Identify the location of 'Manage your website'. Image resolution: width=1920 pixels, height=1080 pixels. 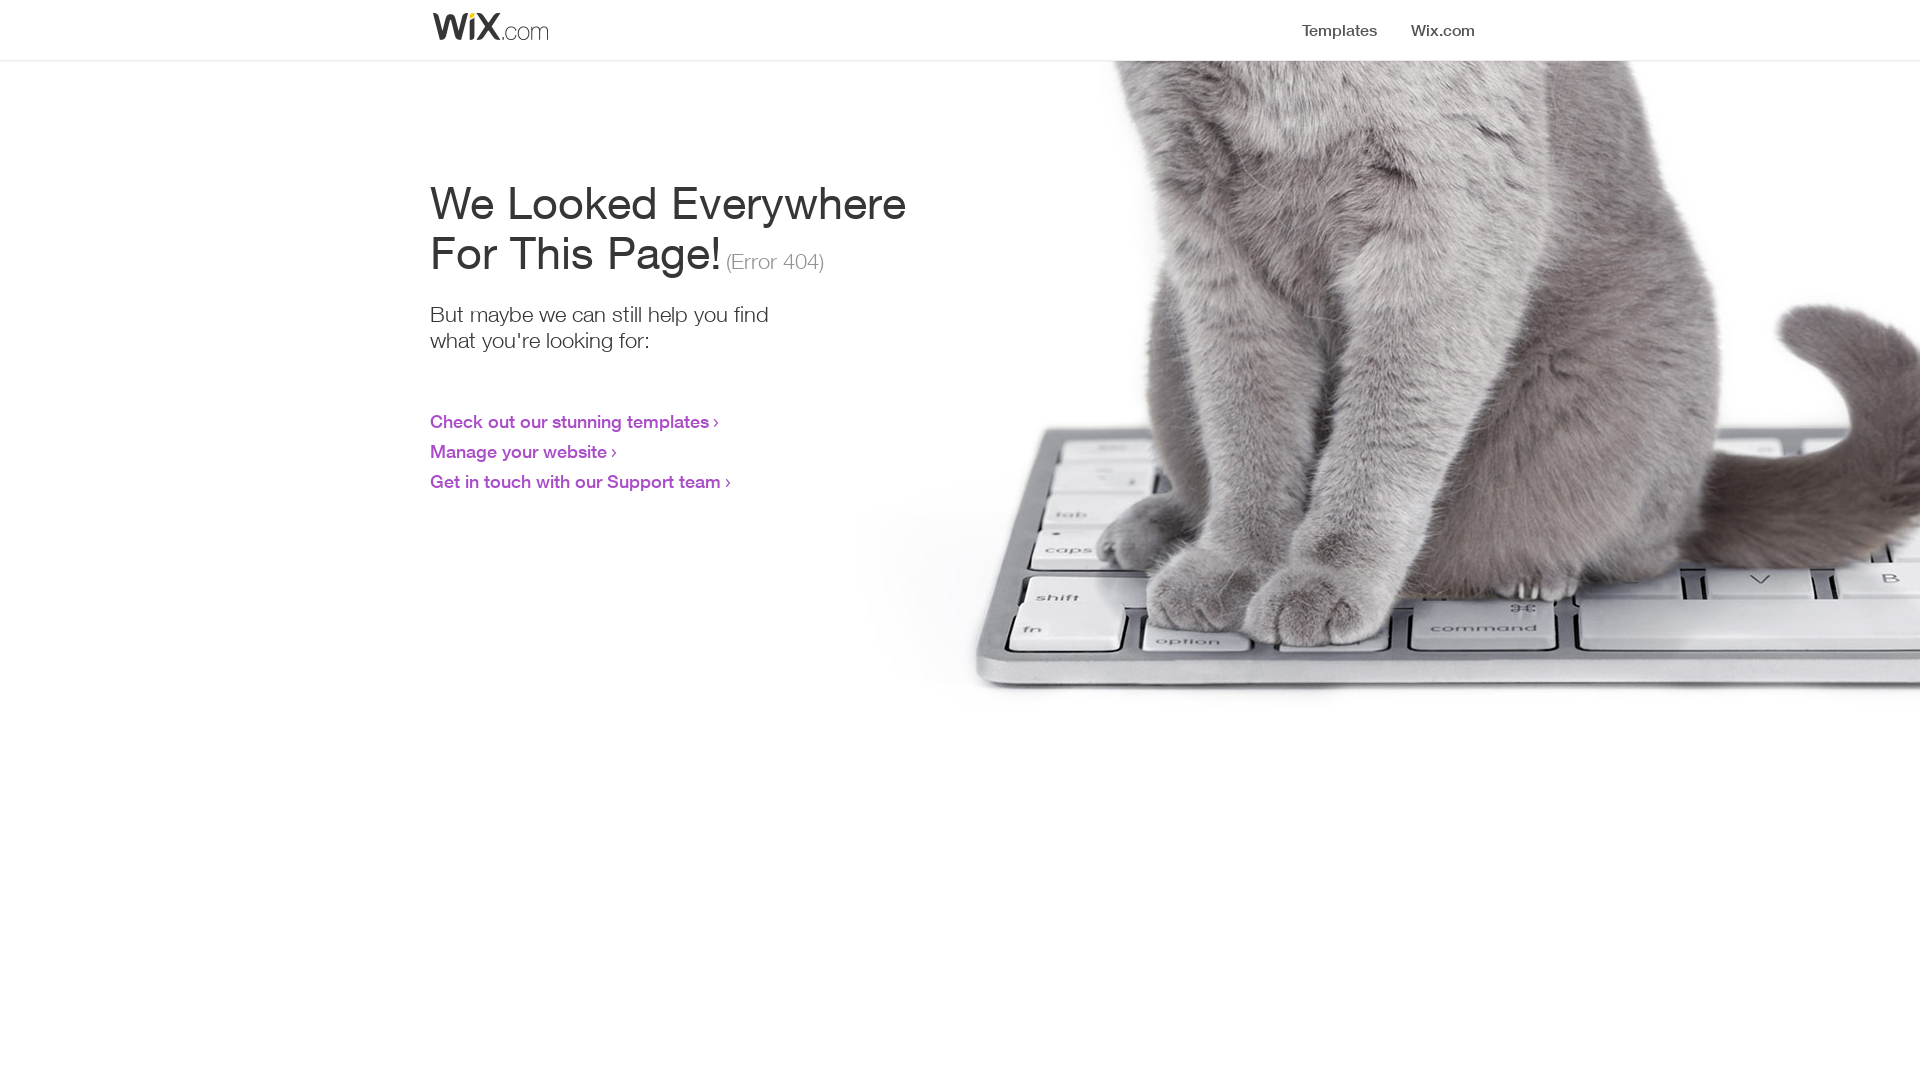
(518, 451).